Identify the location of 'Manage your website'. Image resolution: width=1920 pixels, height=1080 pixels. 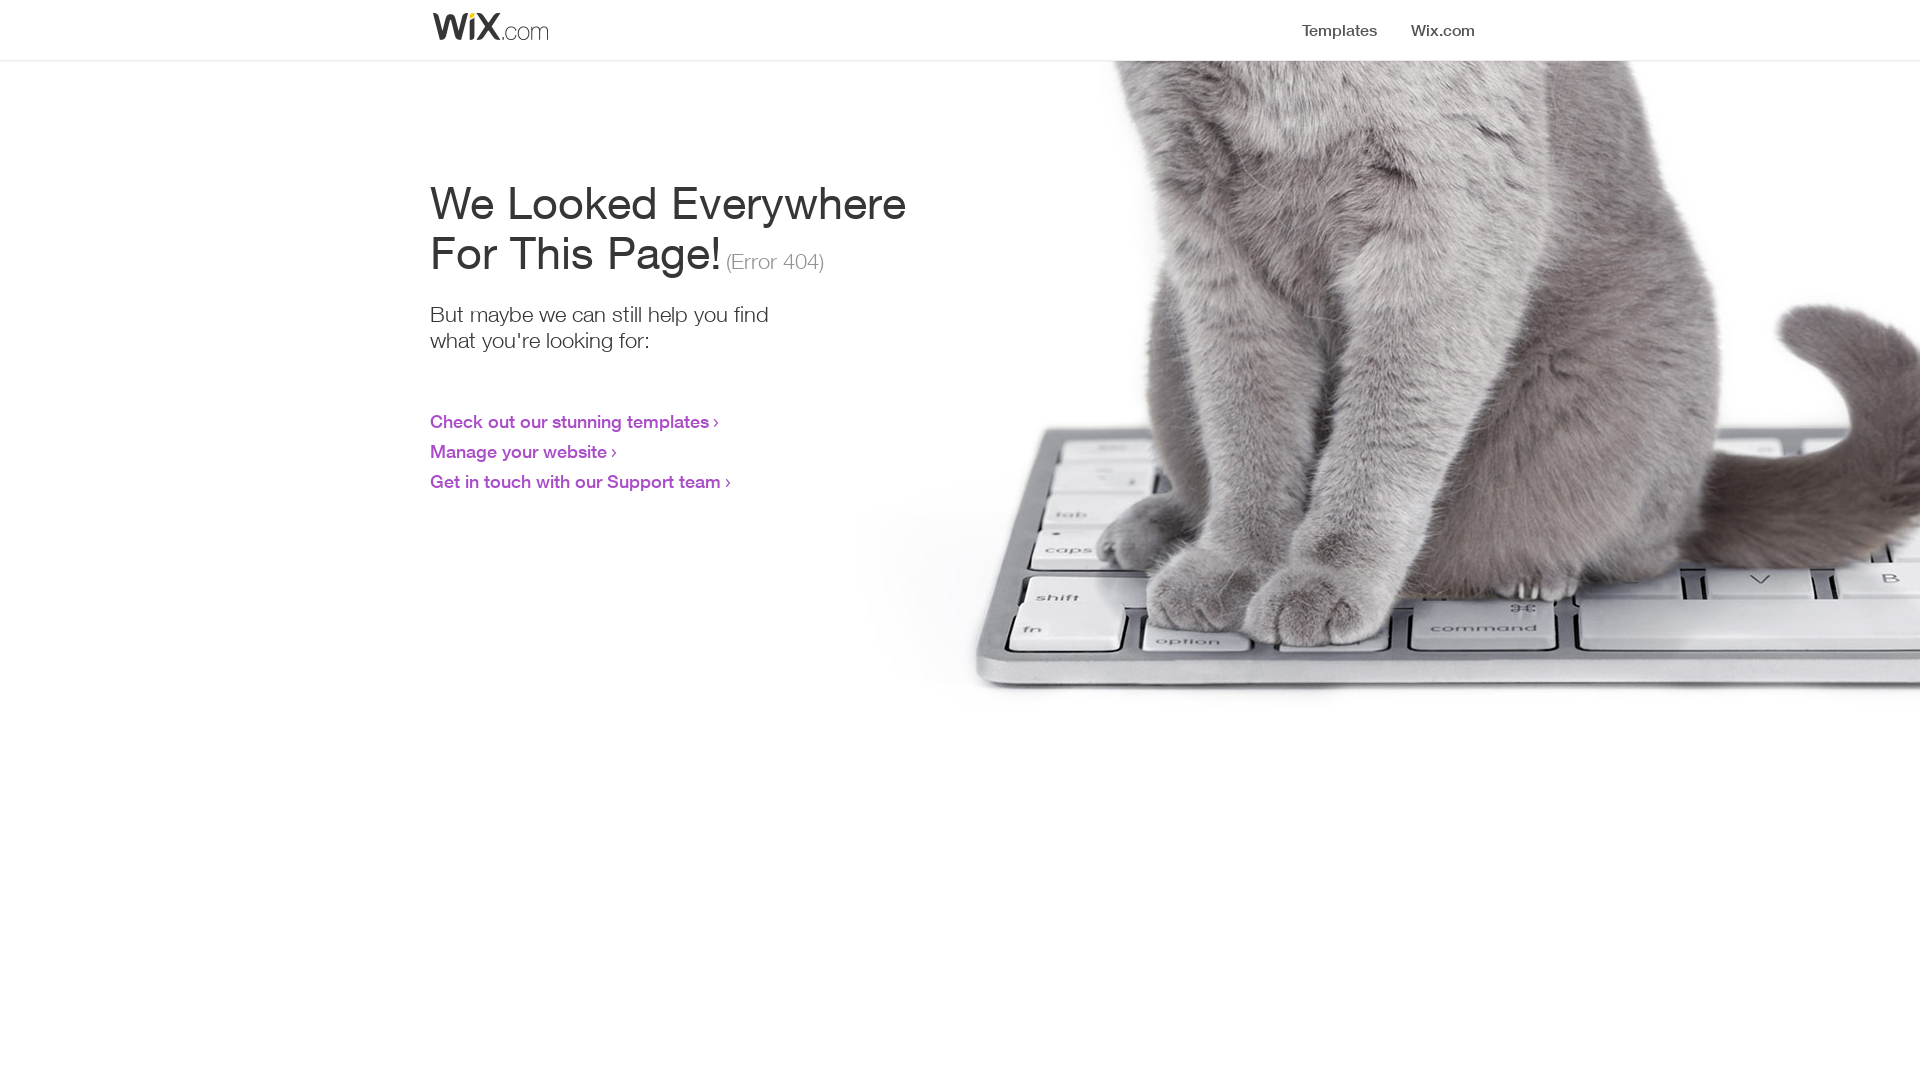
(518, 451).